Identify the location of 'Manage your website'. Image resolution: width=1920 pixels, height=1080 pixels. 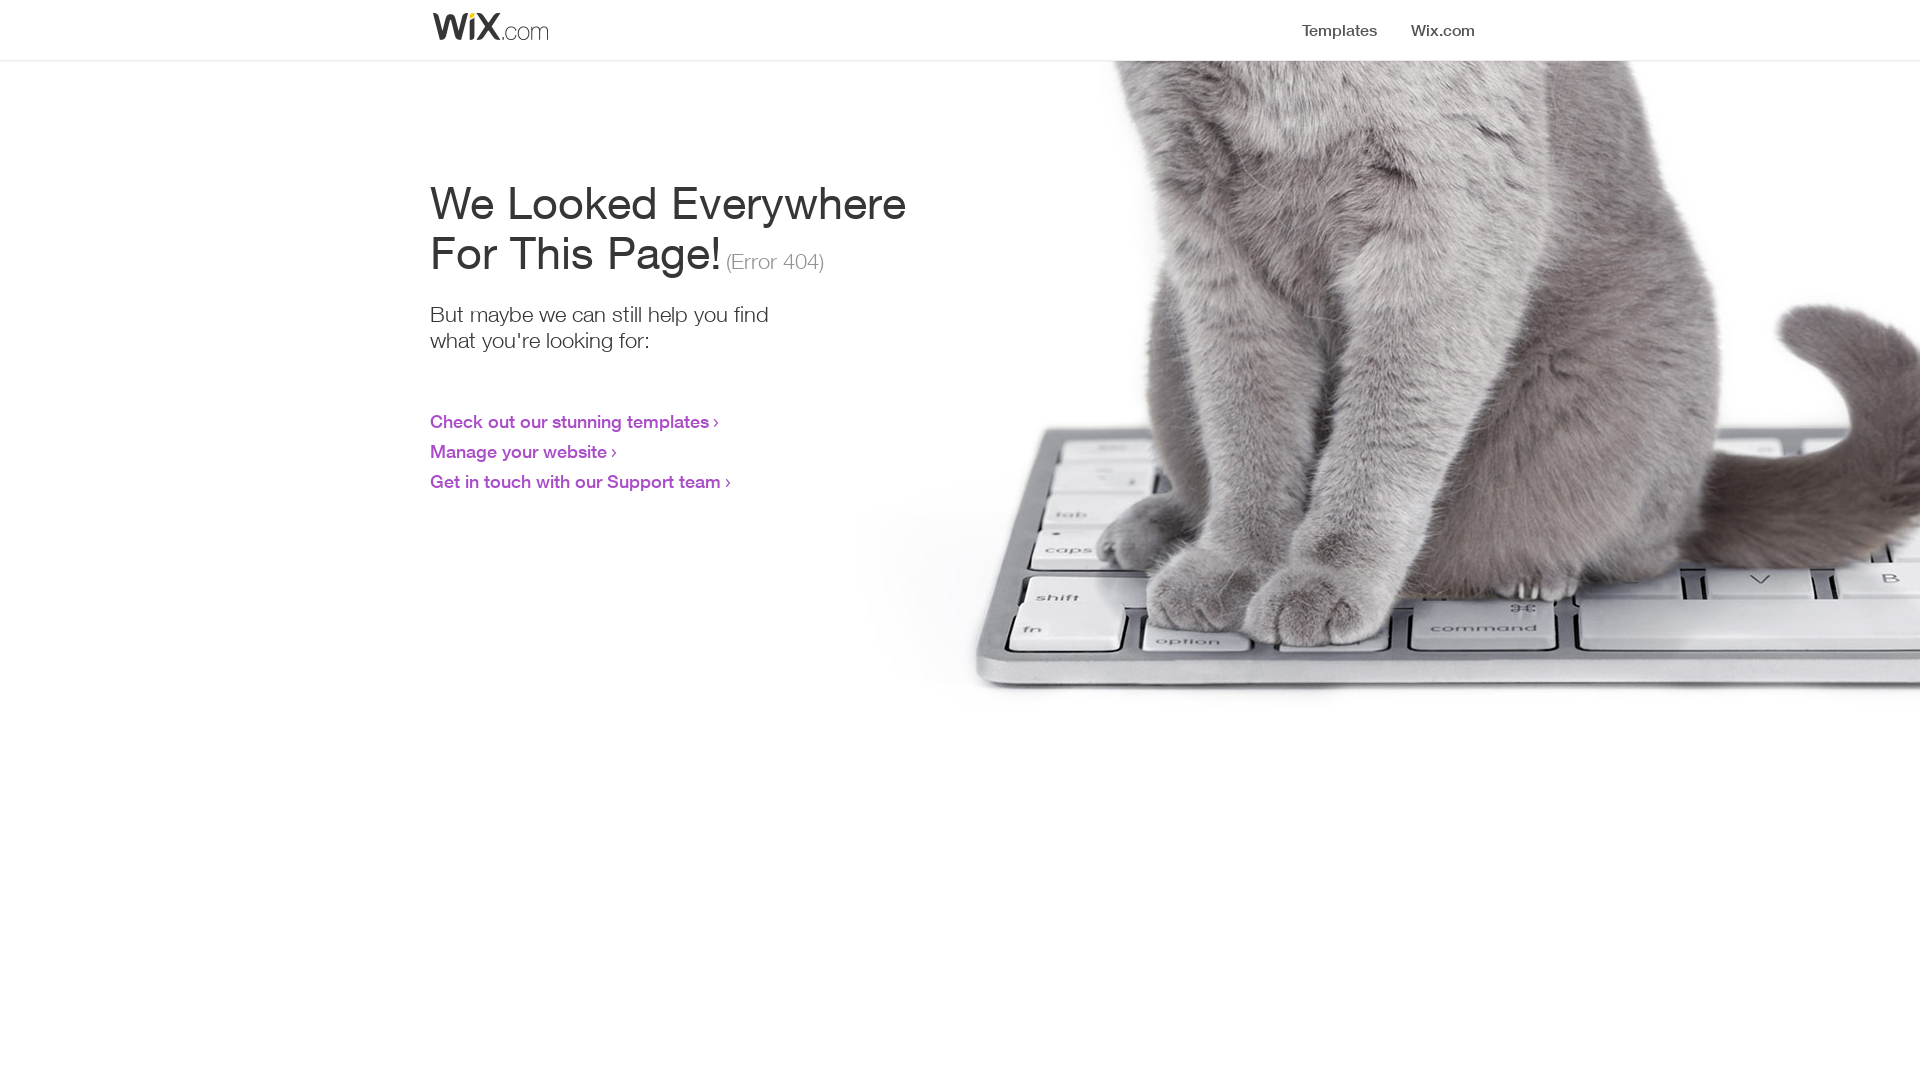
(518, 451).